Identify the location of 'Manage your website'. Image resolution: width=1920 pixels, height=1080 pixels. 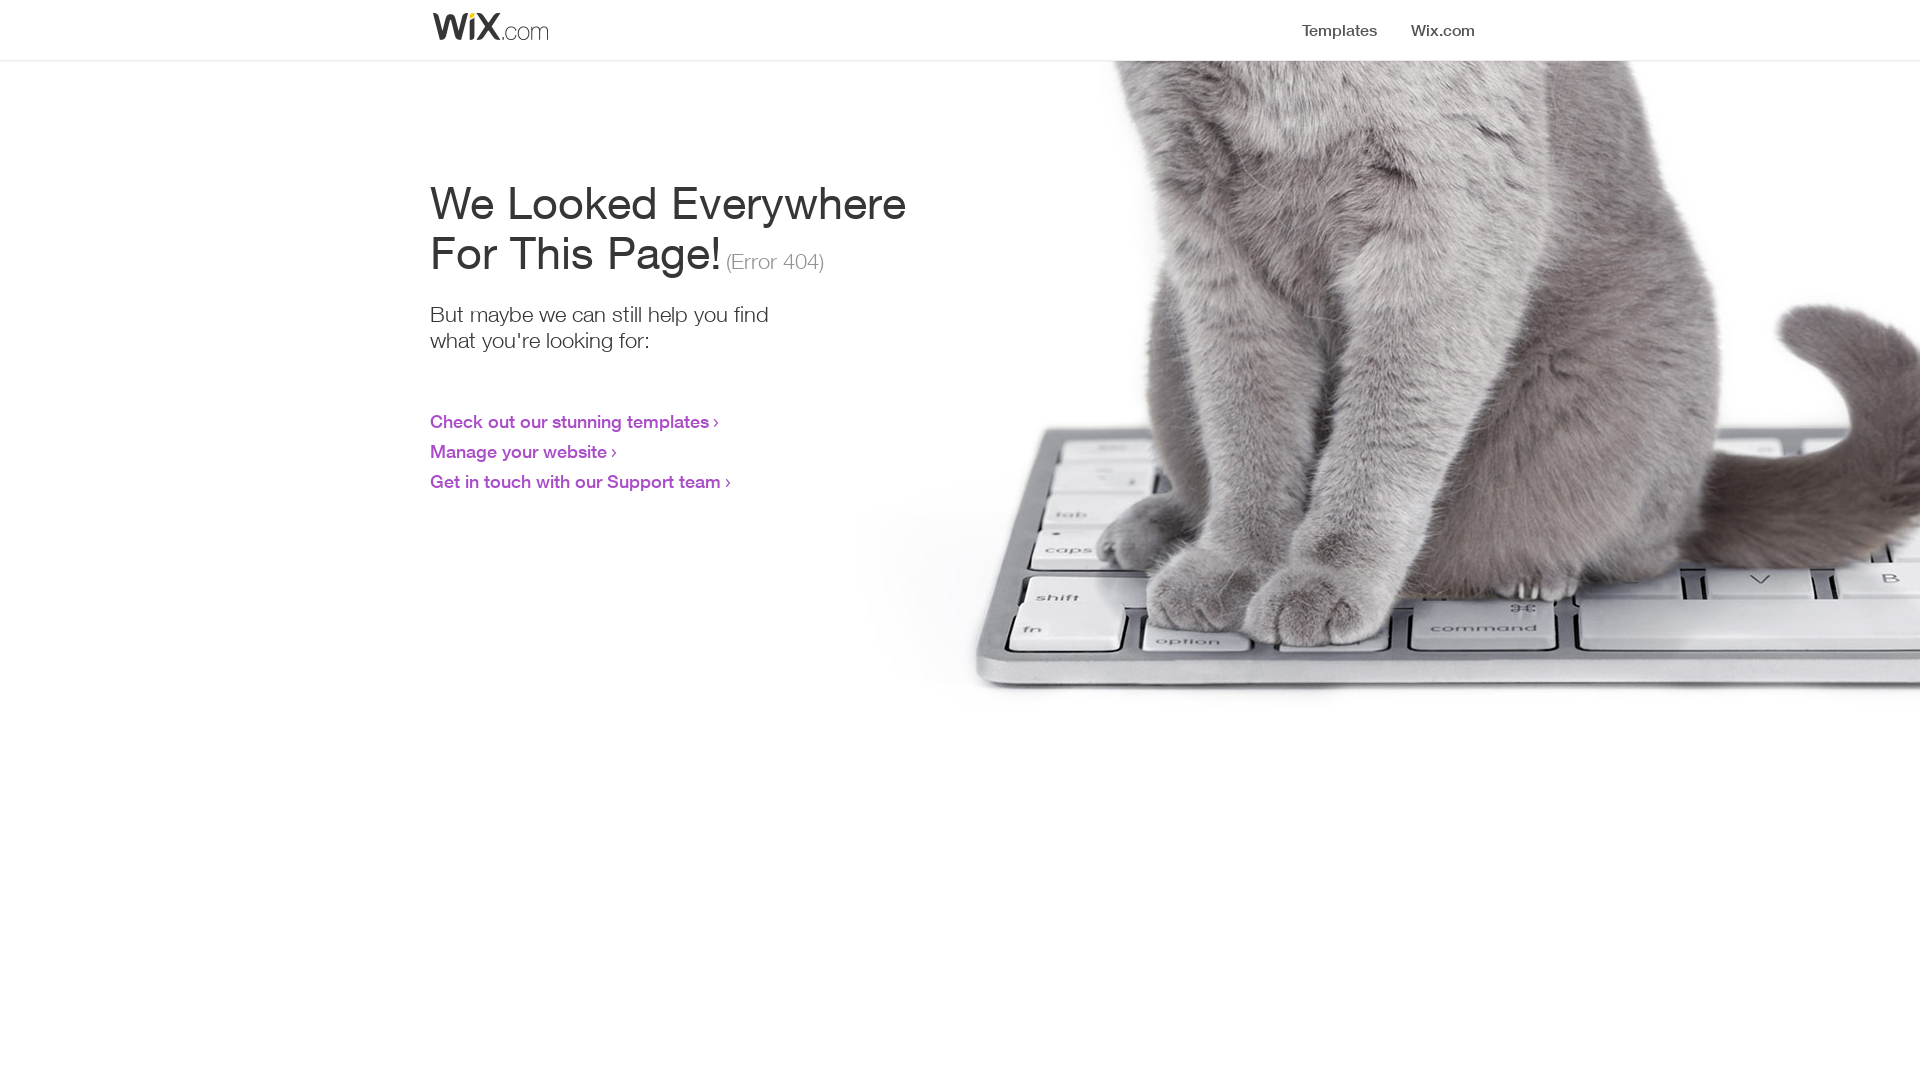
(518, 451).